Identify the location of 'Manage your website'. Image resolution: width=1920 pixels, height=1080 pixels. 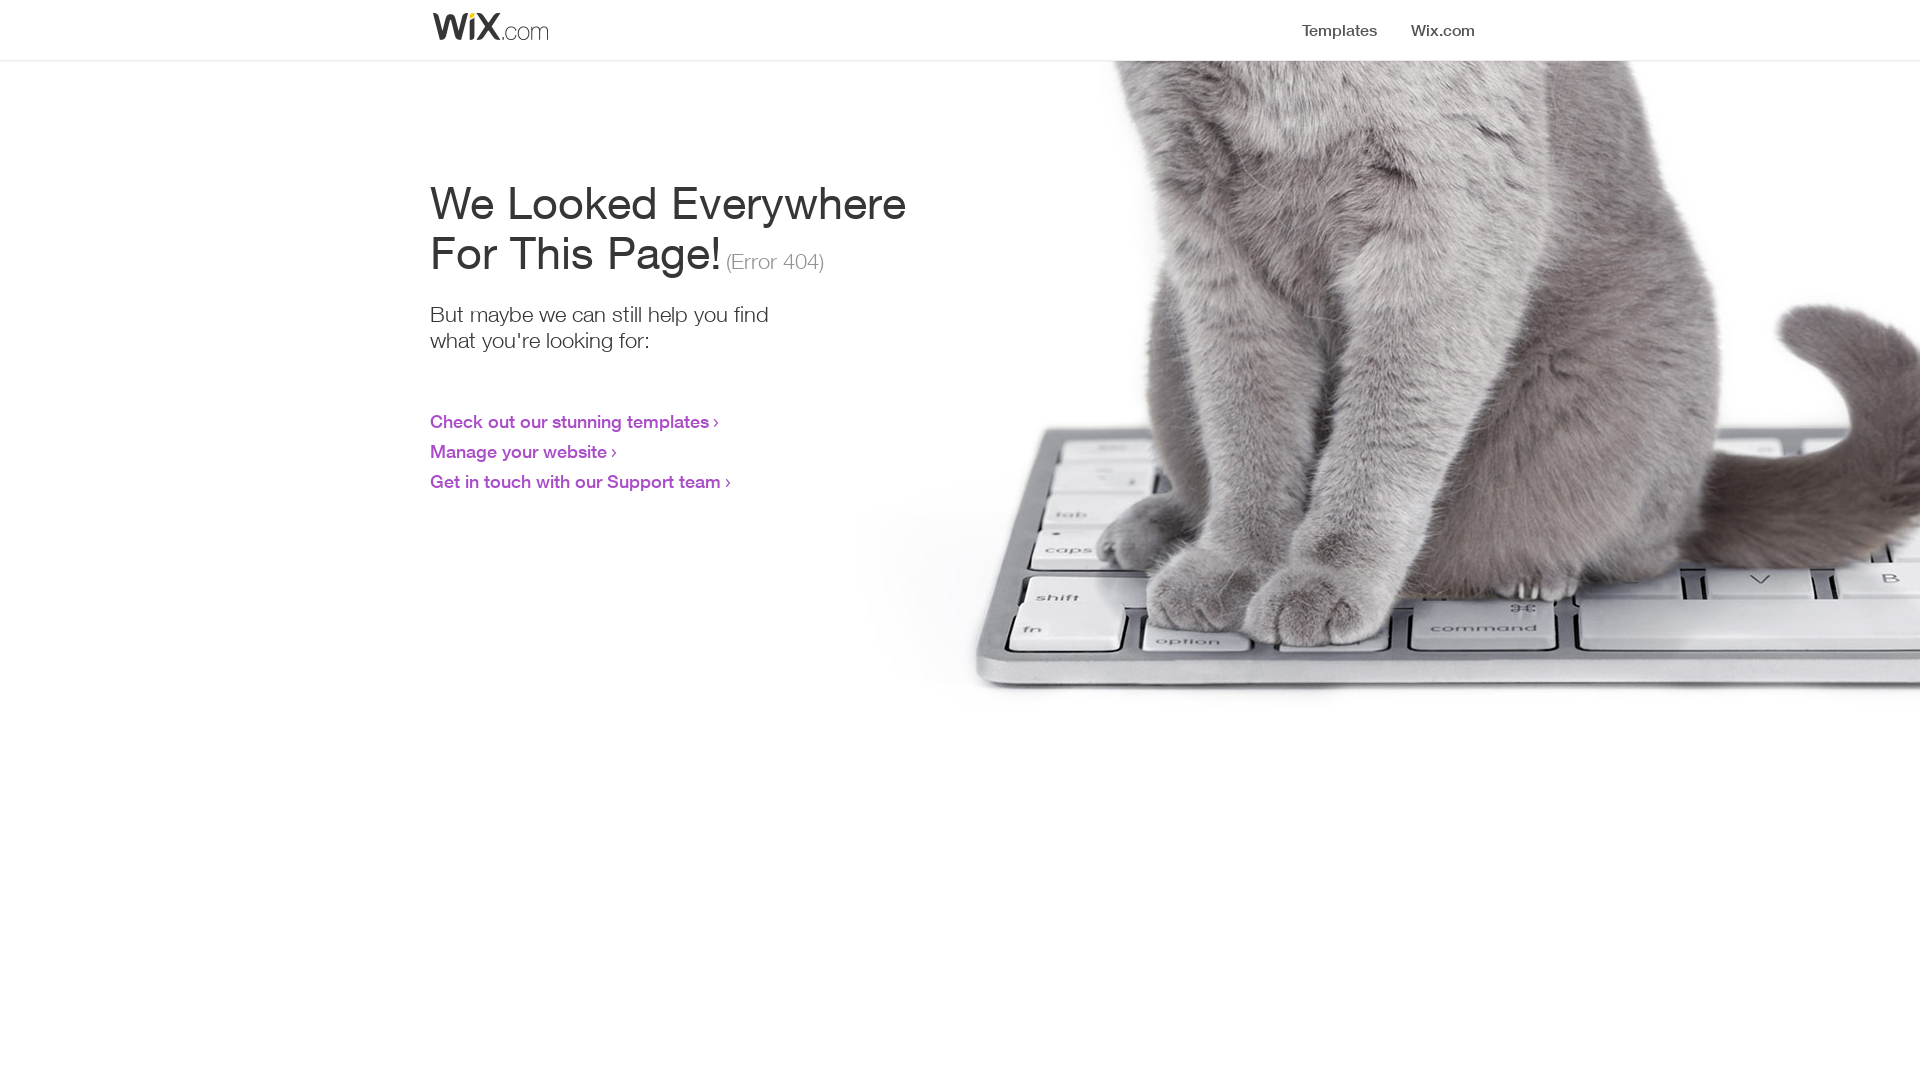
(518, 451).